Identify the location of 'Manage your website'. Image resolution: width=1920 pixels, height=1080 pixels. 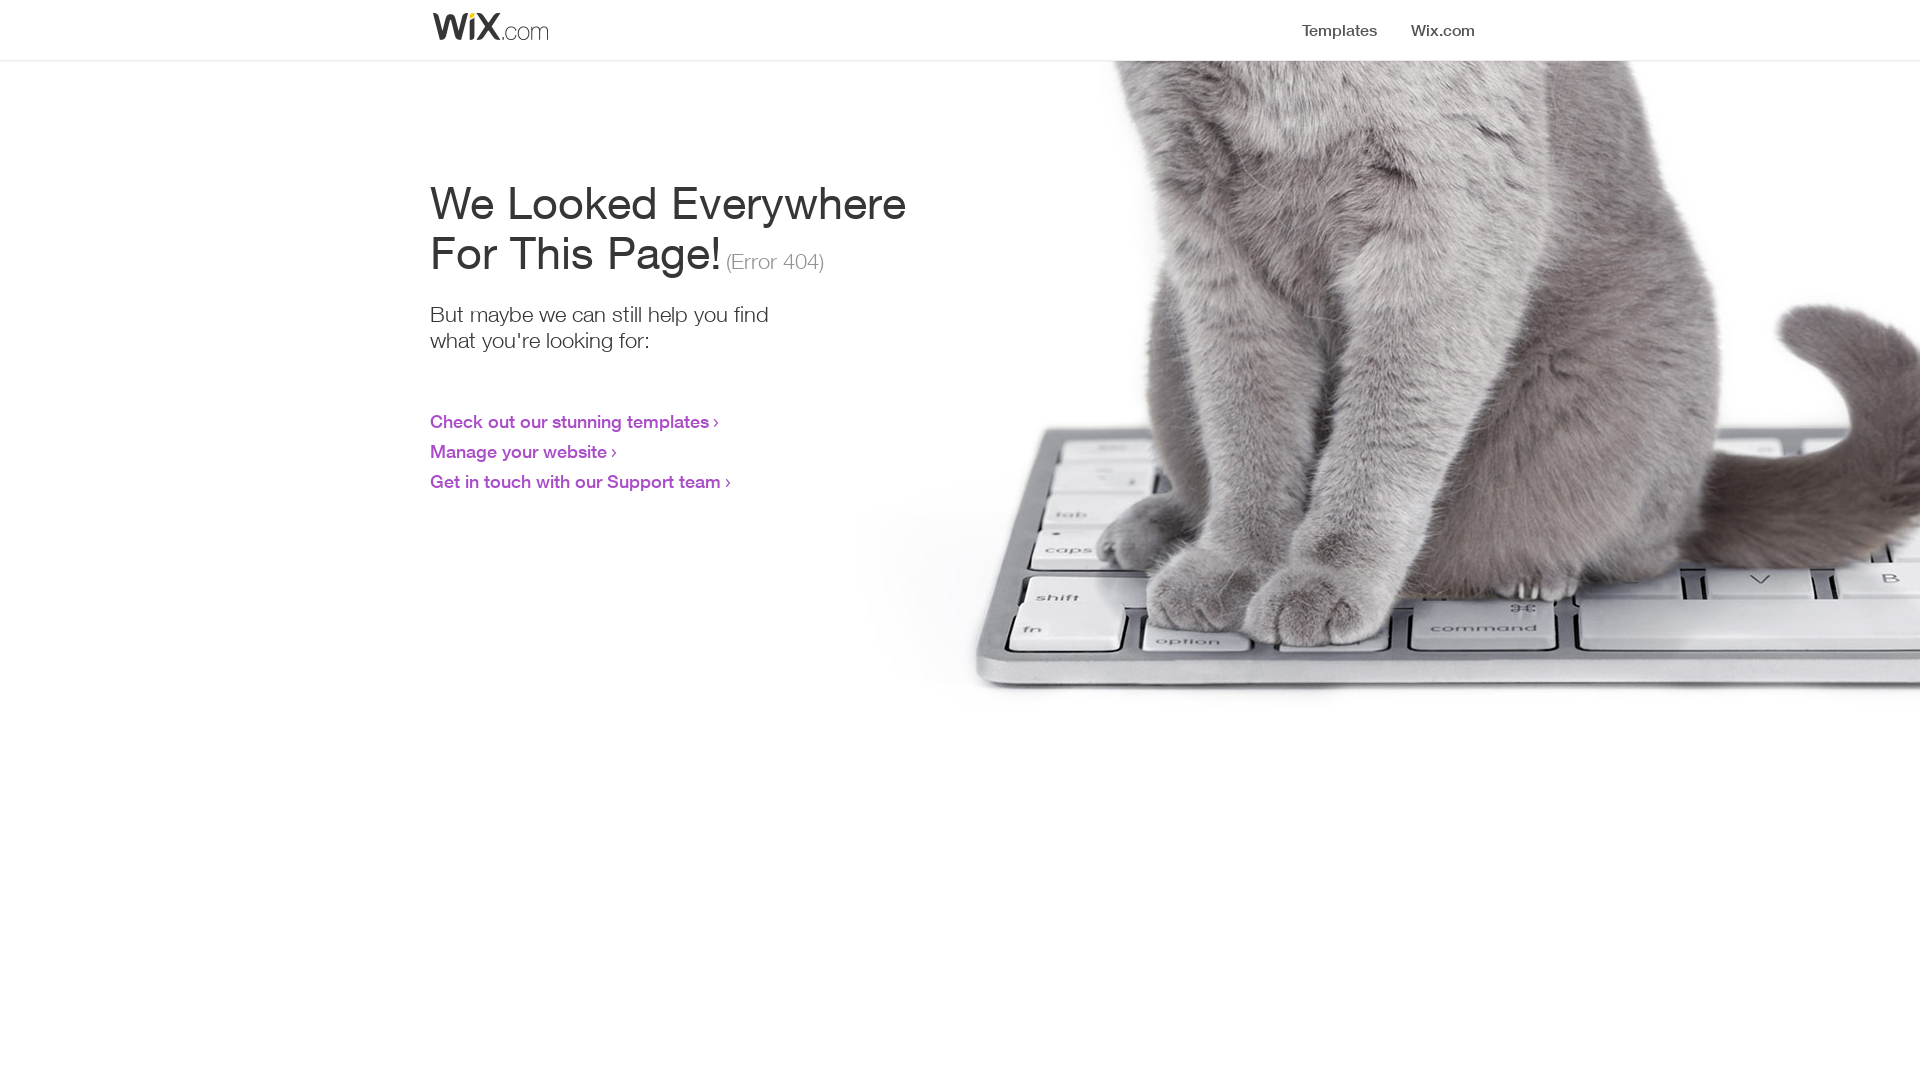
(518, 451).